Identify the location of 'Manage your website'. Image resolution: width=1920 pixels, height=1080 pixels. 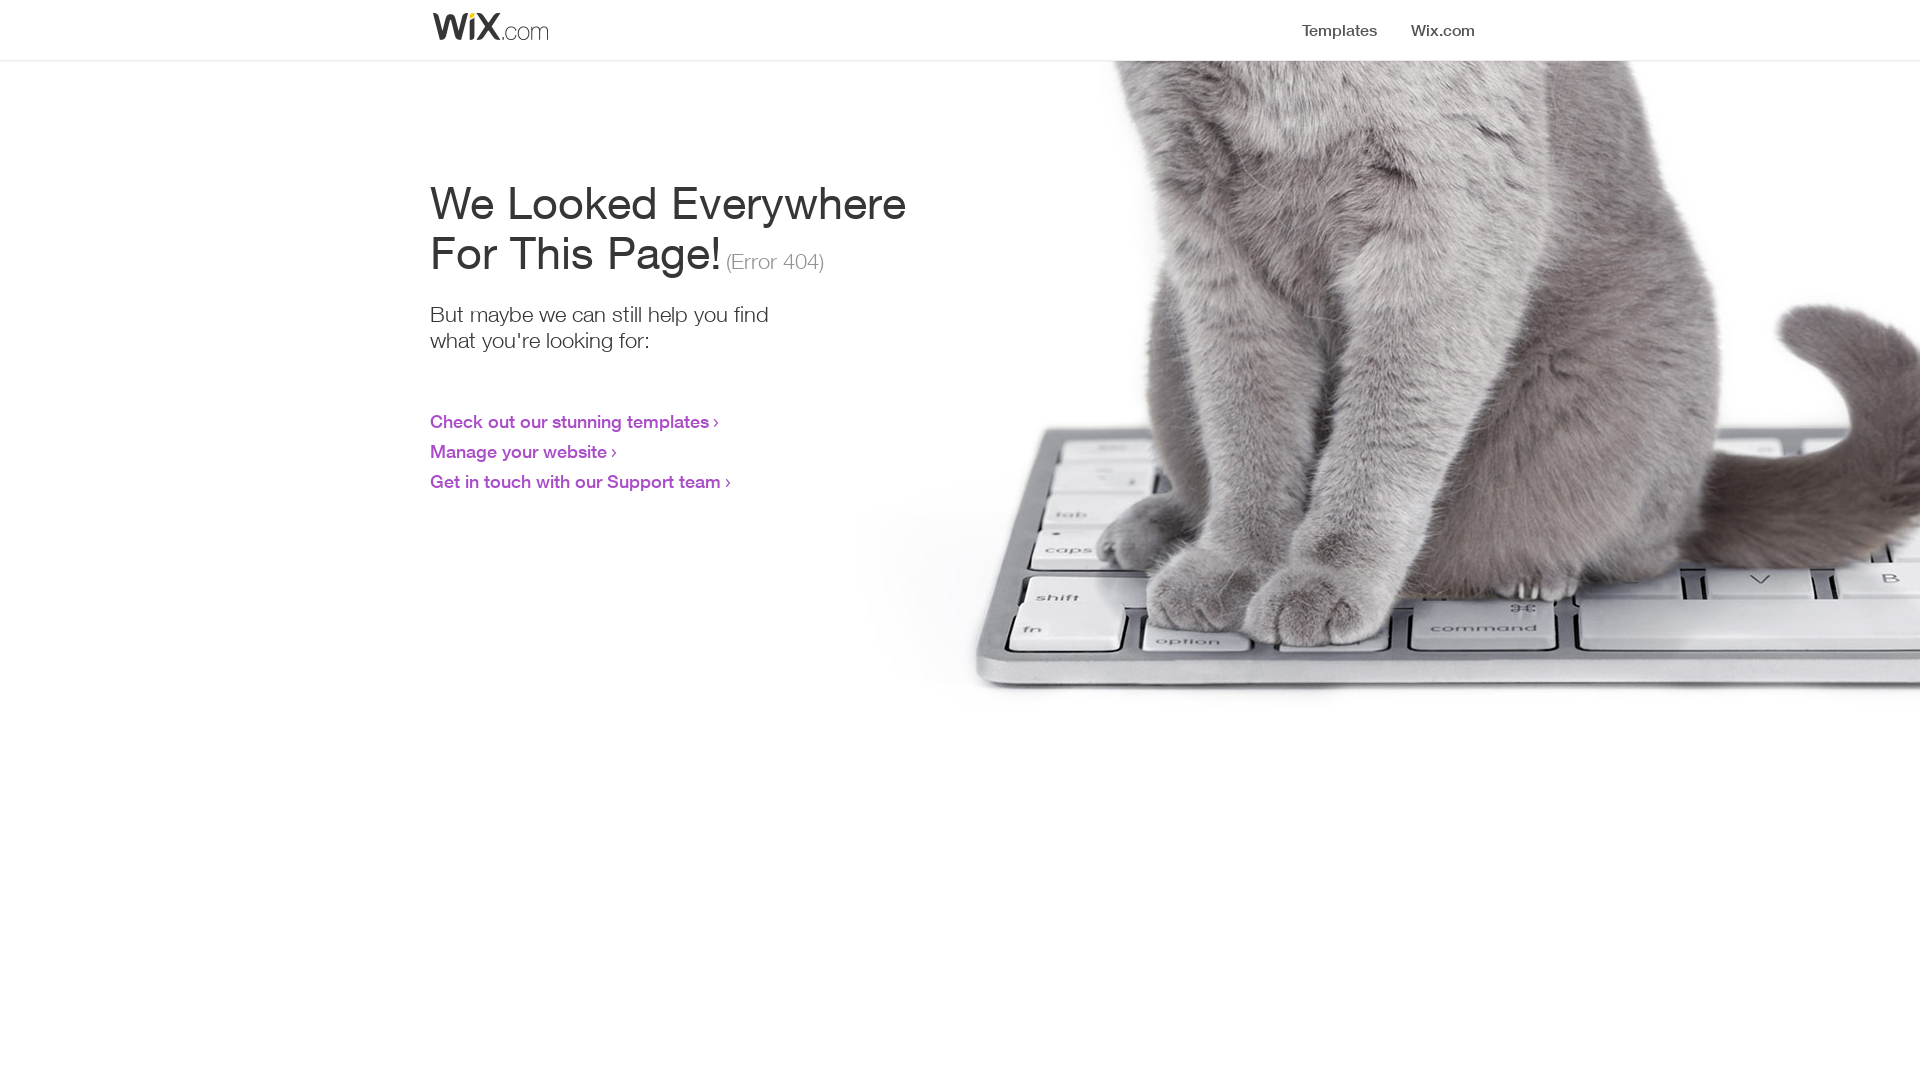
(518, 451).